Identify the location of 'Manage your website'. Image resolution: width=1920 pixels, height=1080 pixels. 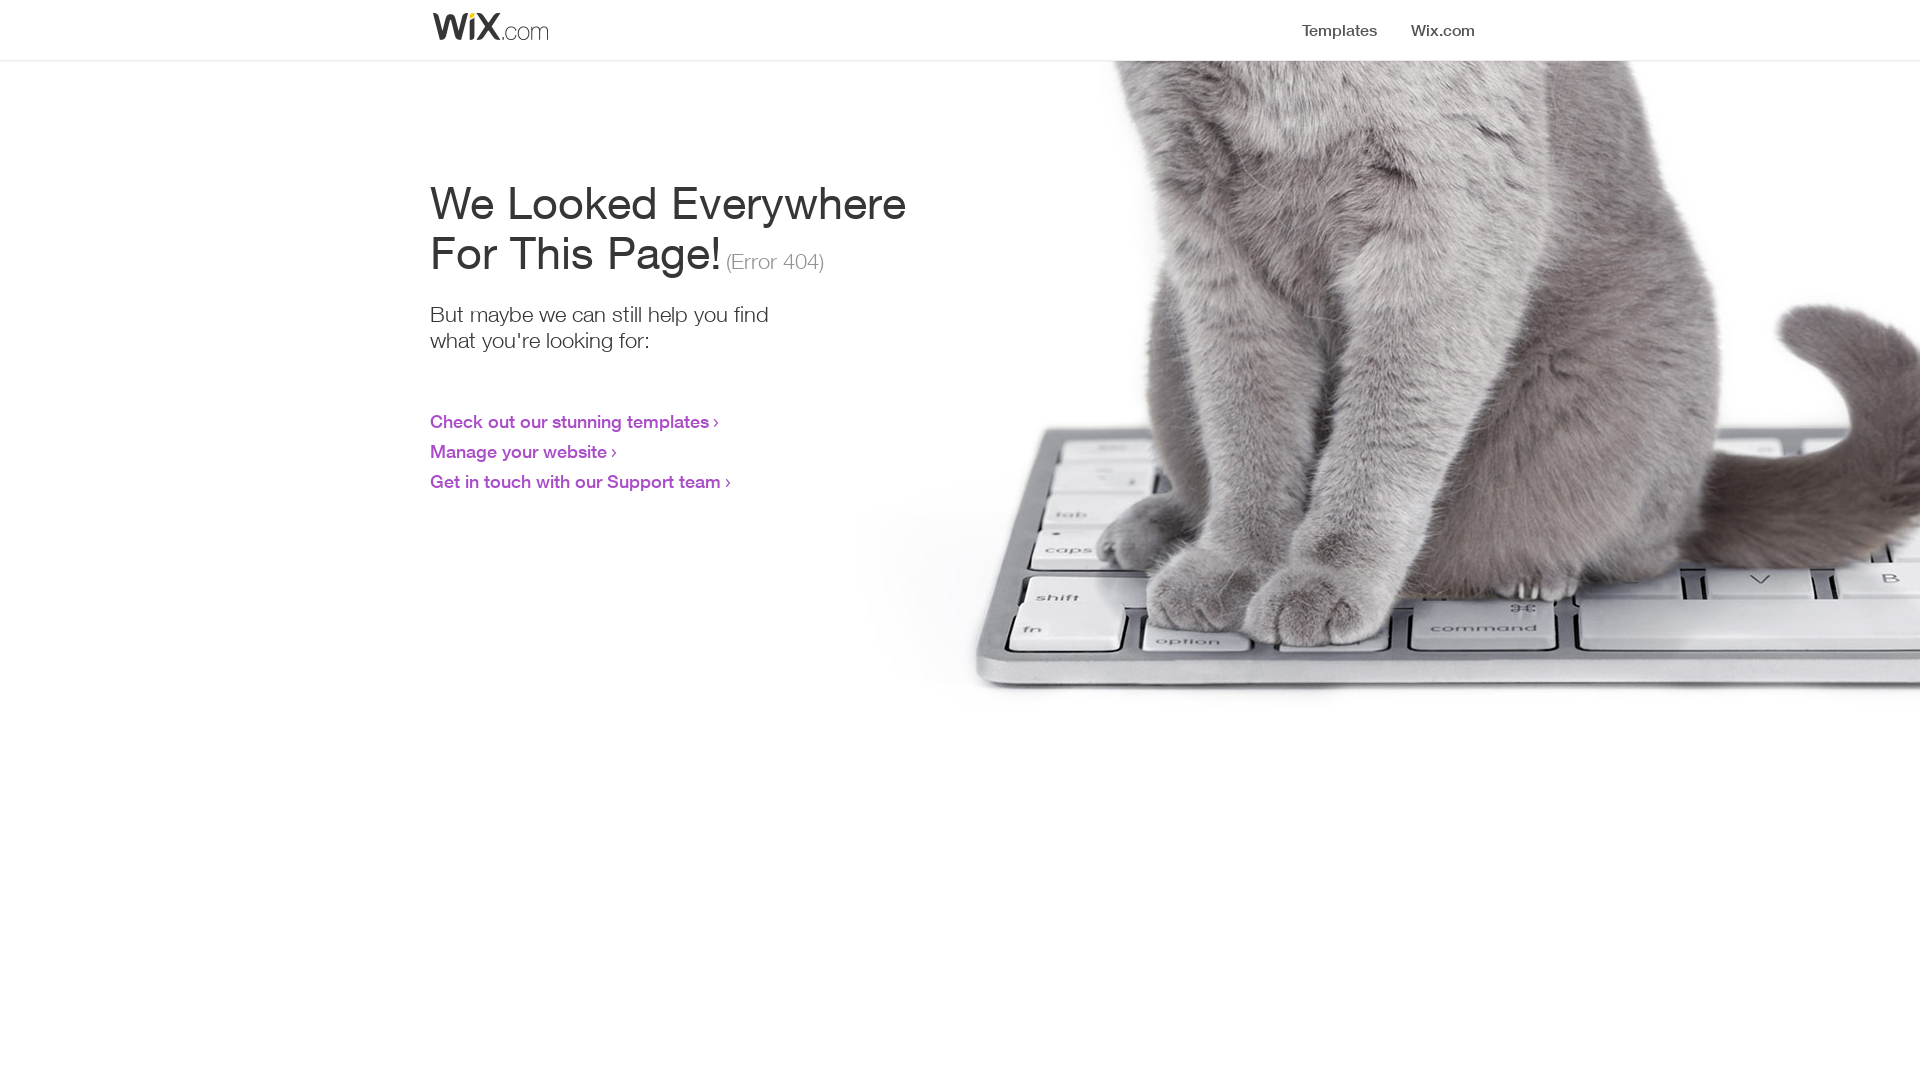
(518, 451).